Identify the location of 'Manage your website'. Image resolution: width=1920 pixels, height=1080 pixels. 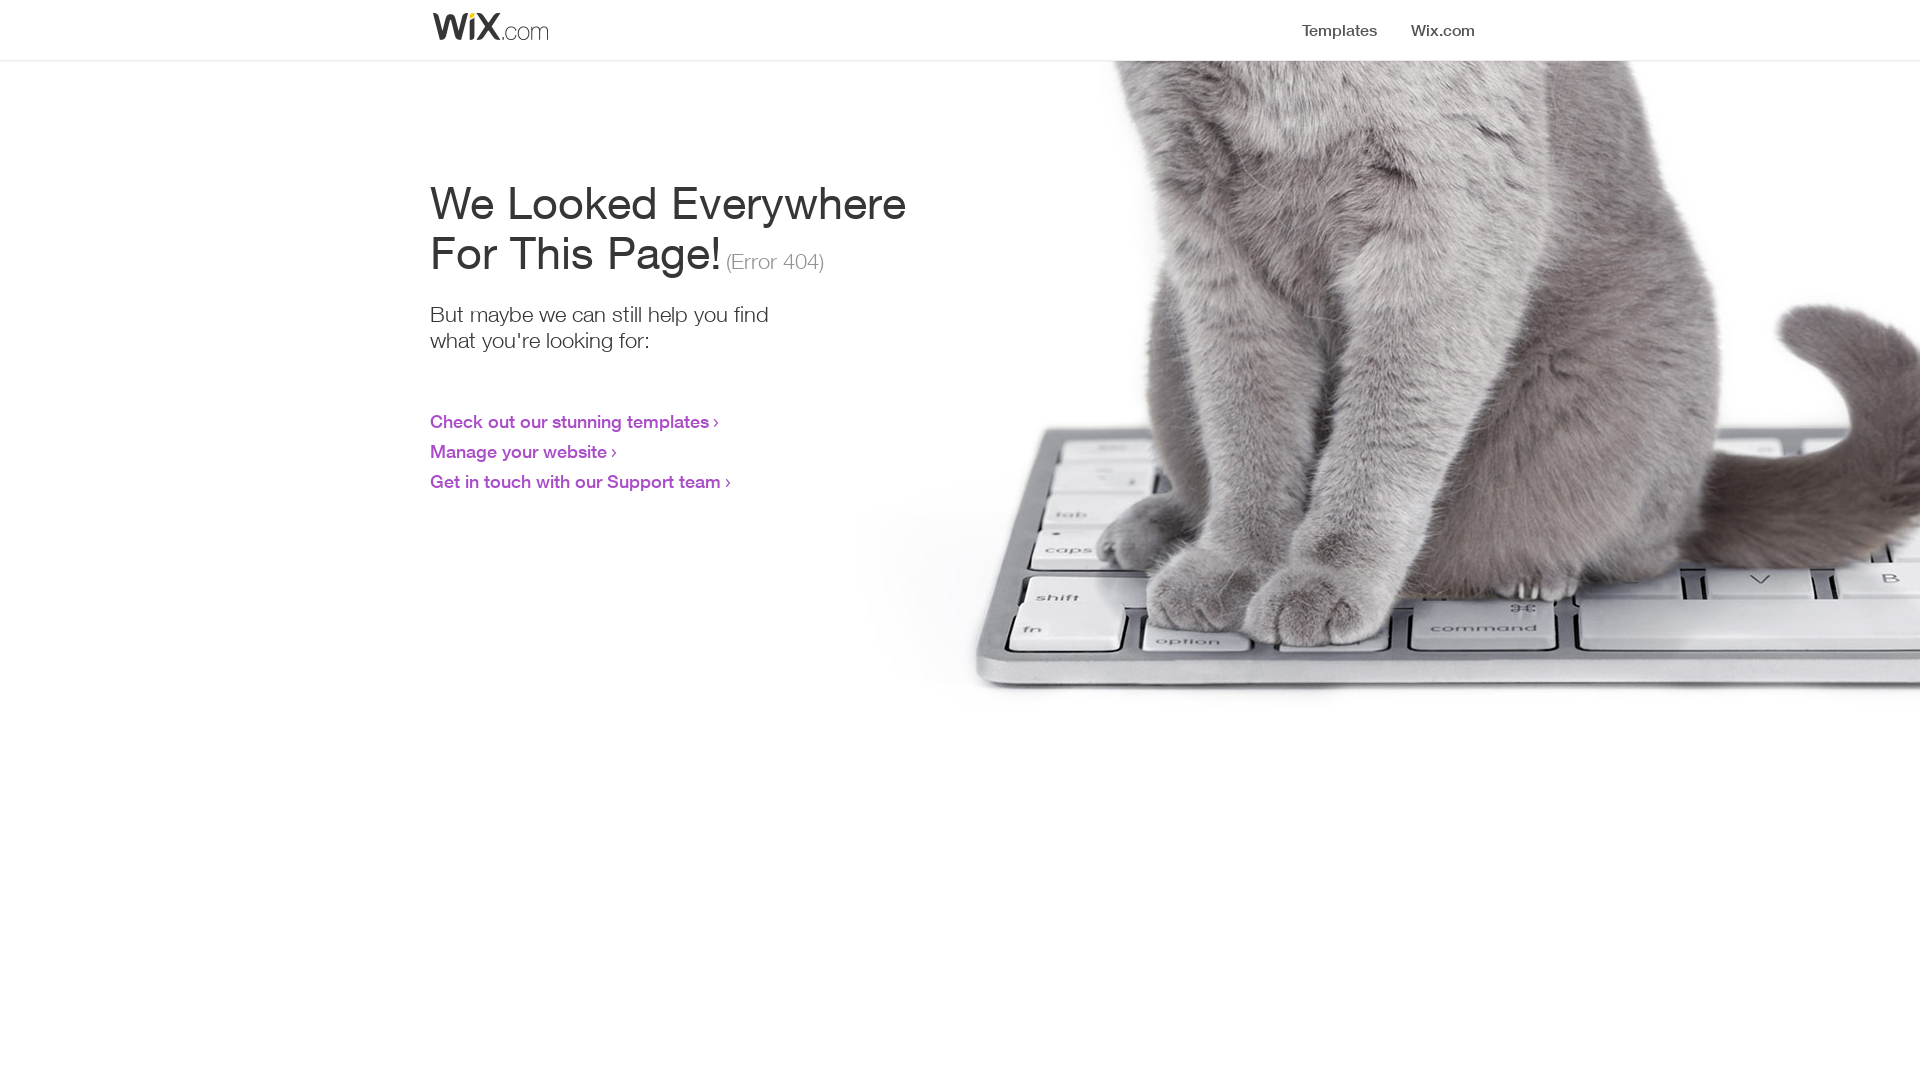
(518, 451).